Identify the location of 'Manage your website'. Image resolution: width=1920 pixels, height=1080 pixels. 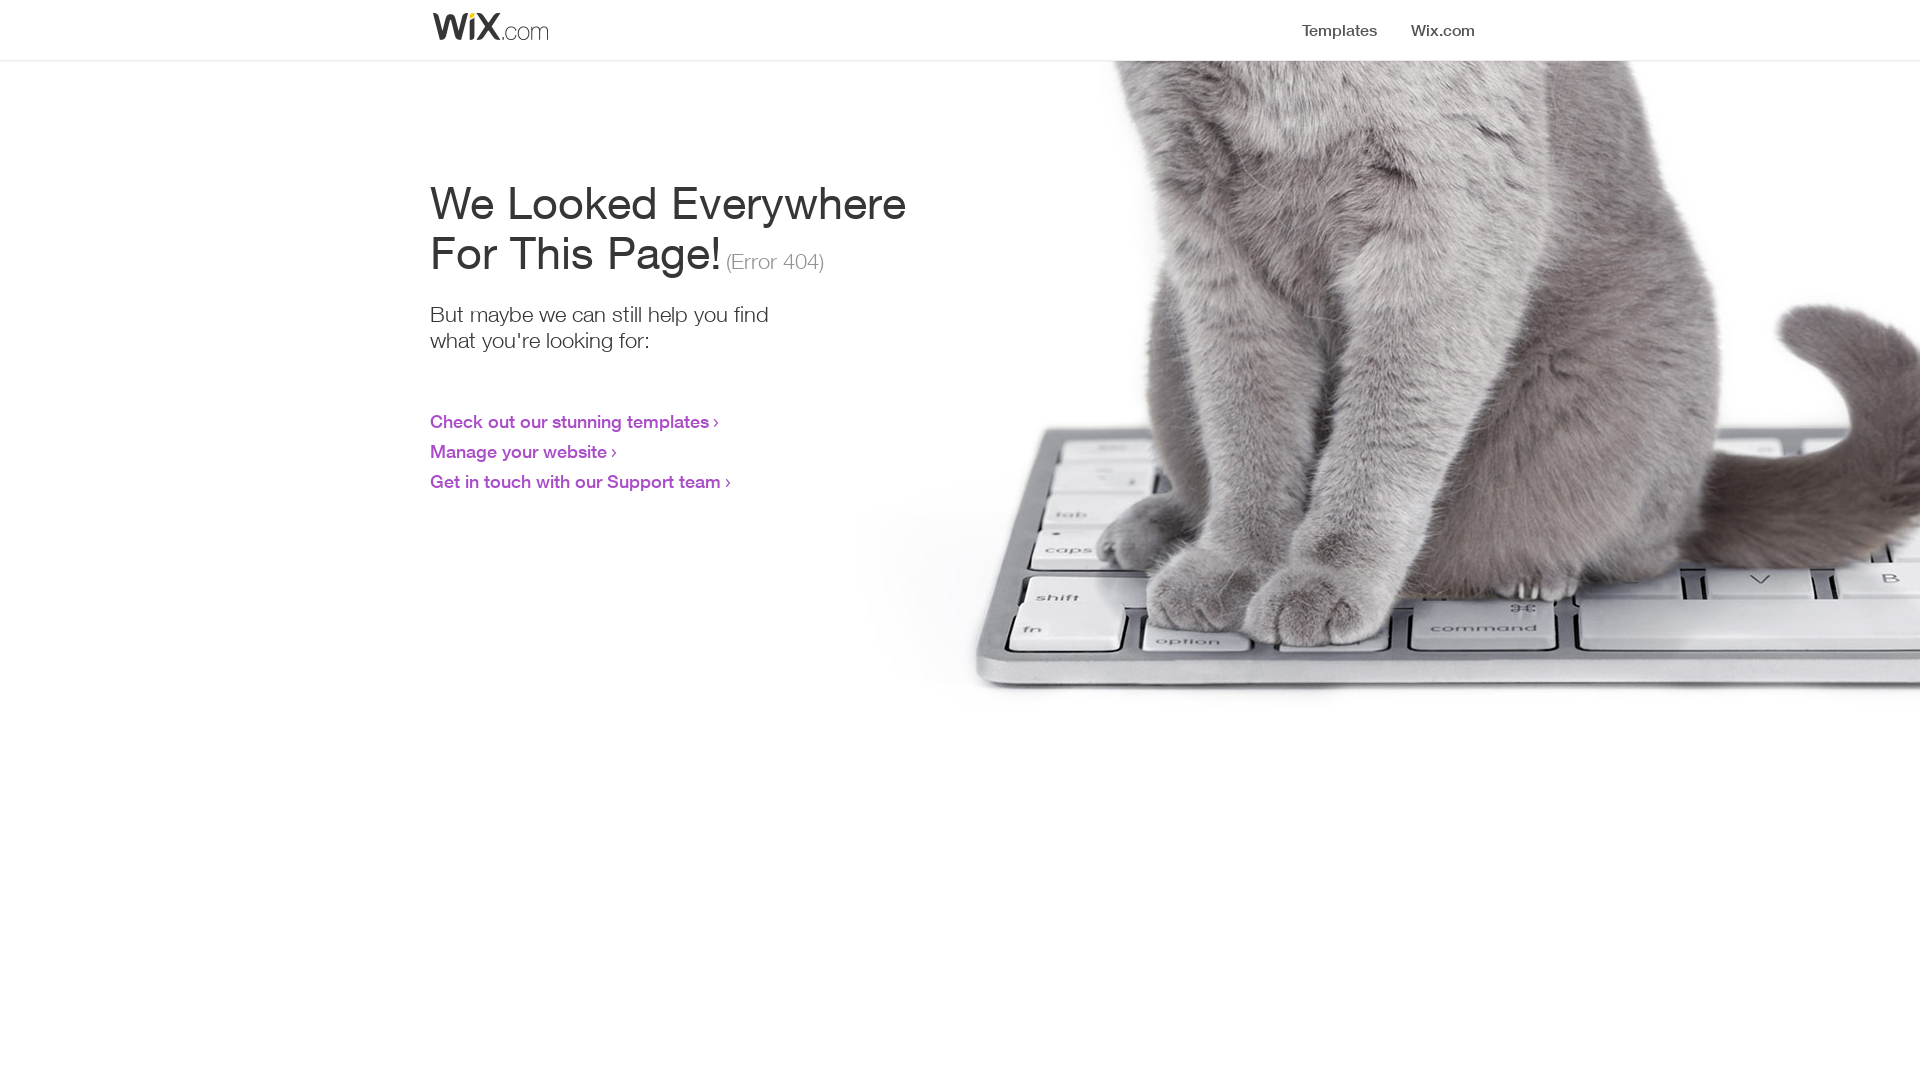
(518, 451).